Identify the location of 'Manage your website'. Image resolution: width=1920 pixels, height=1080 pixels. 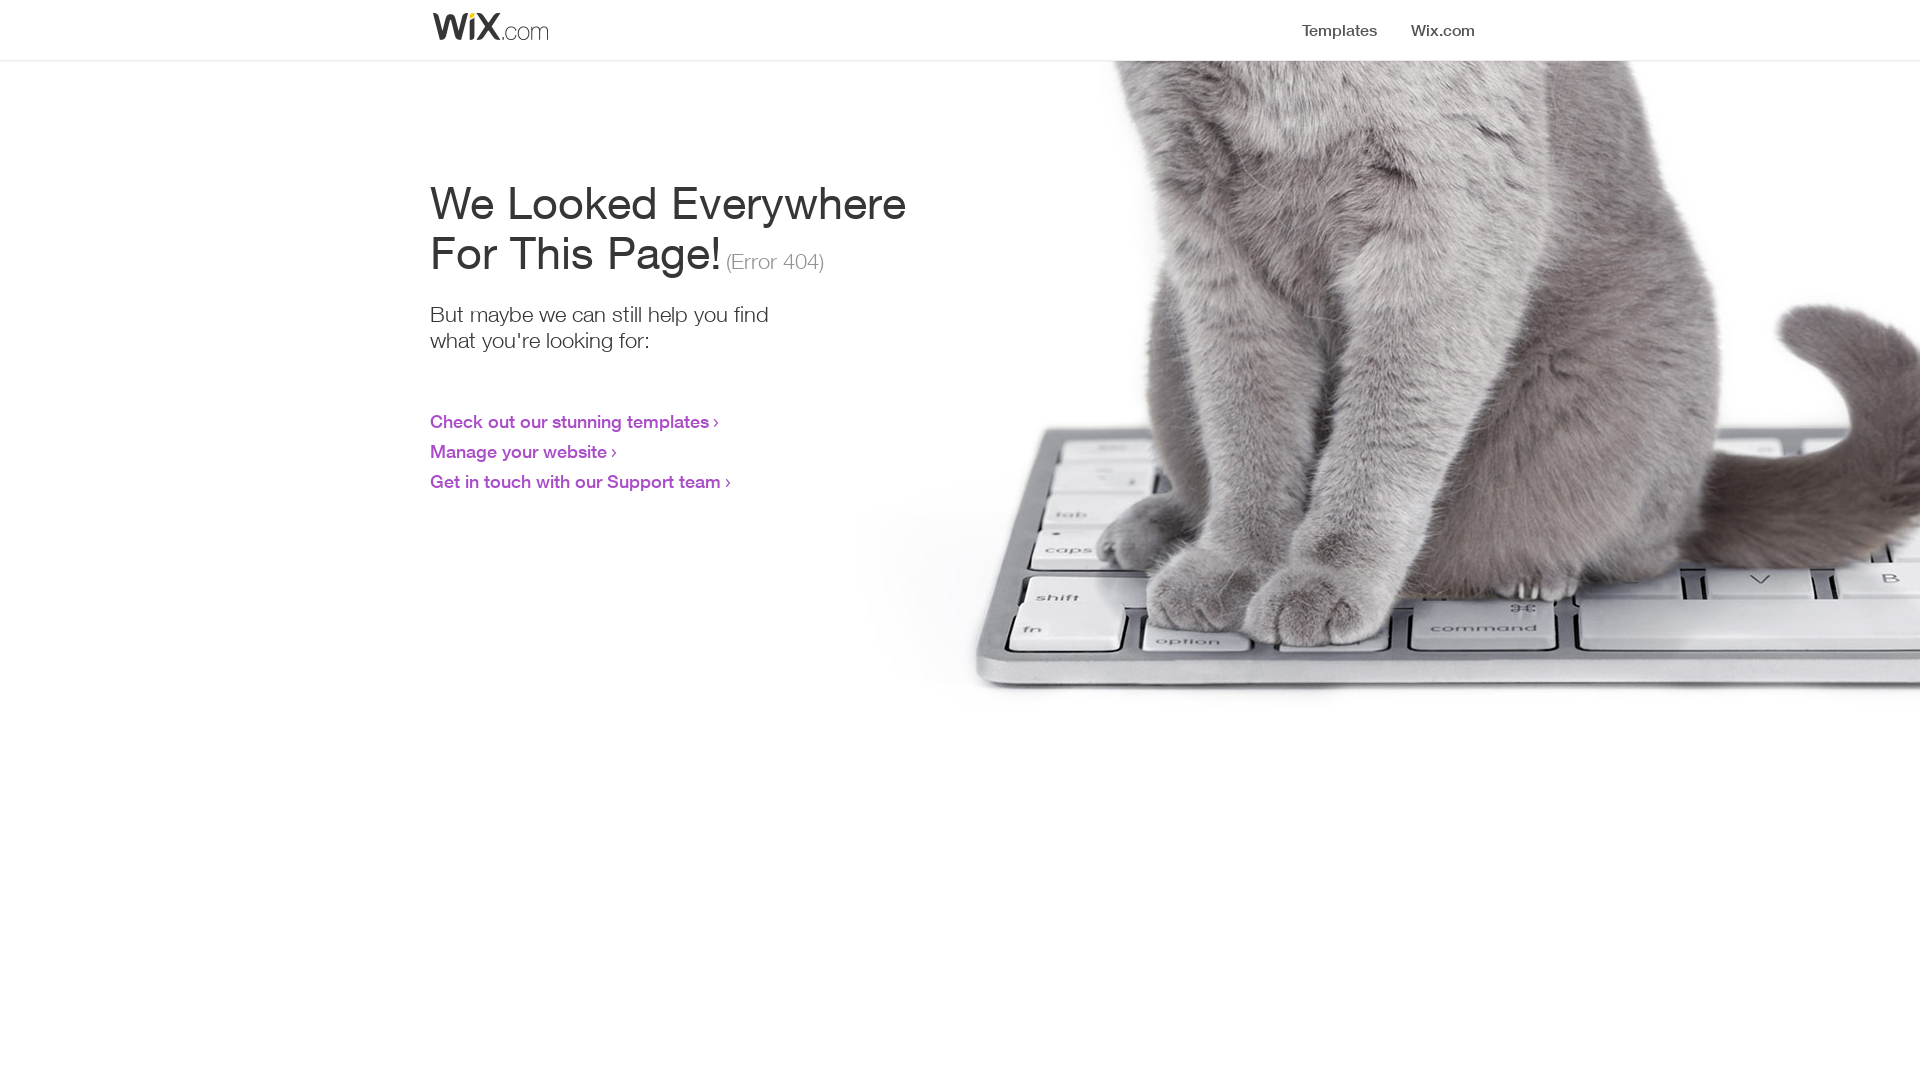
(518, 451).